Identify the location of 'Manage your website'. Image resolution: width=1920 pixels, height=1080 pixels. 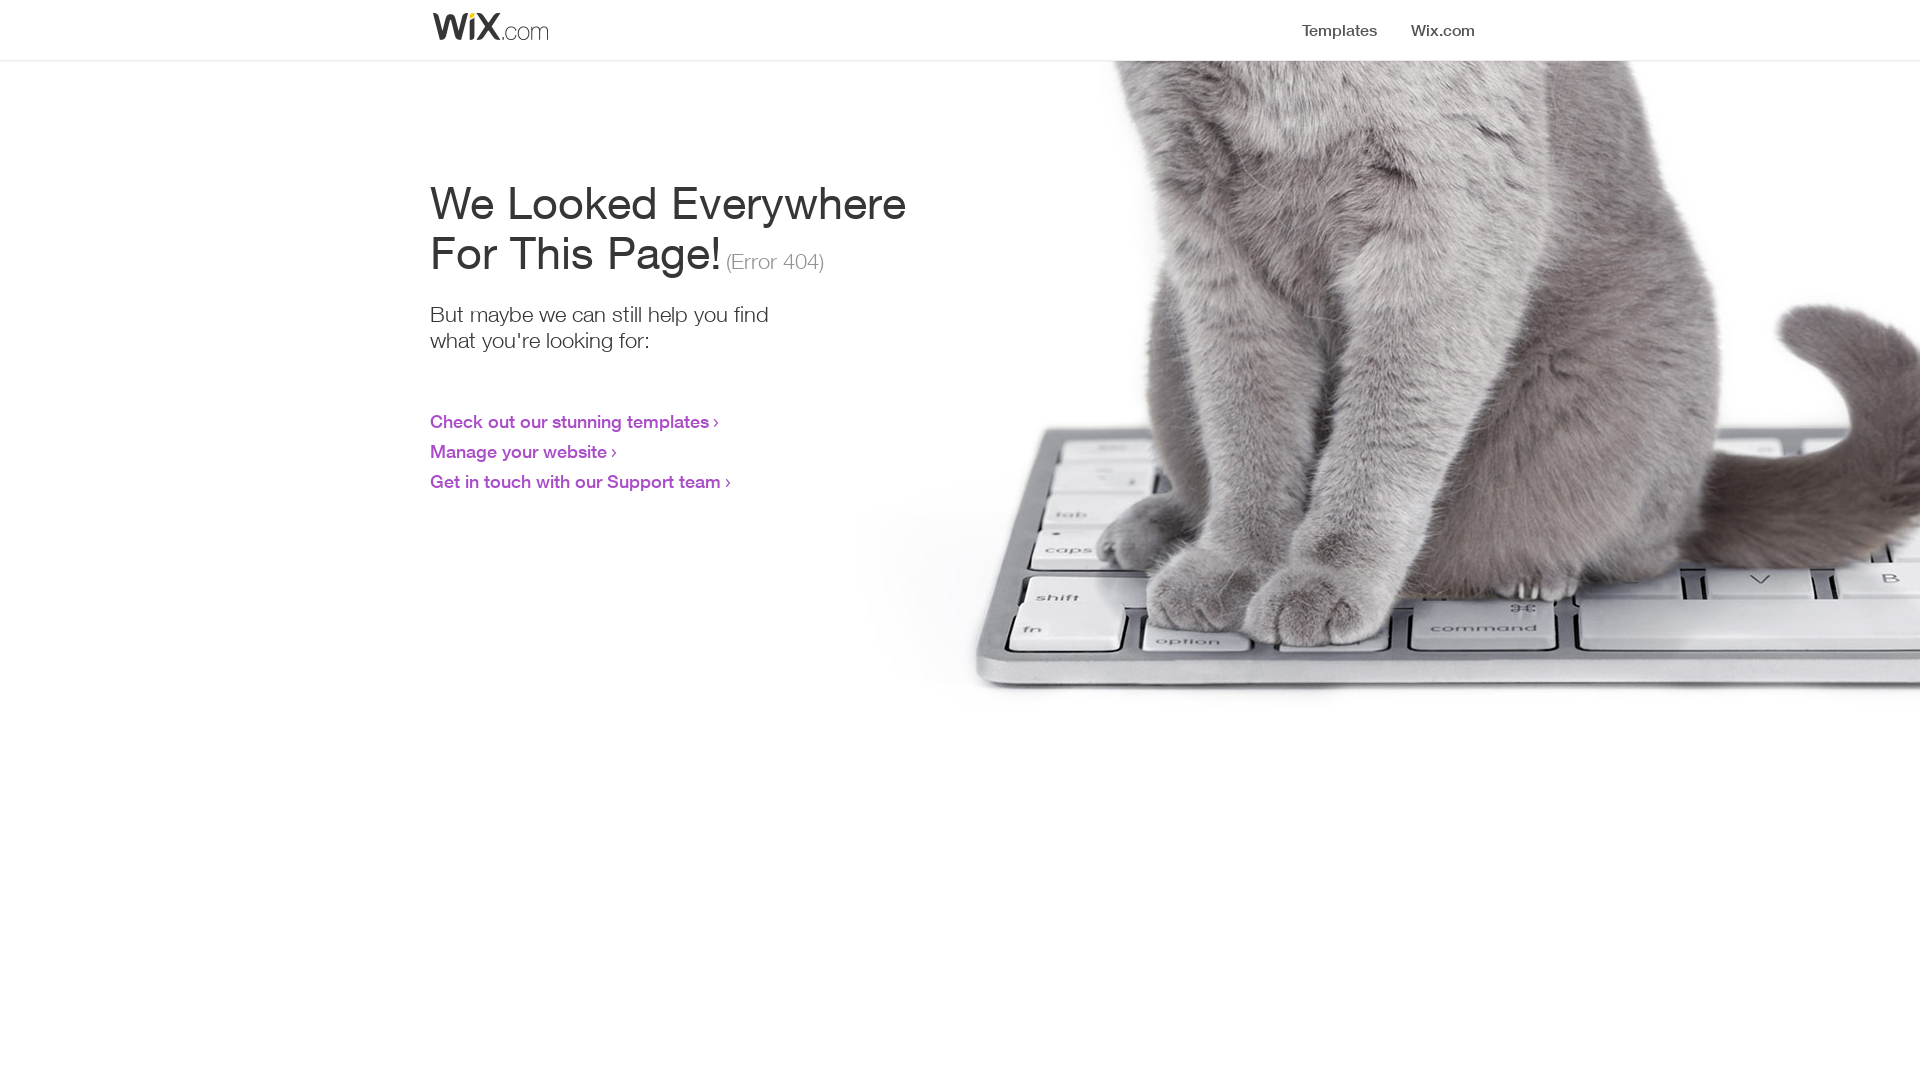
(518, 451).